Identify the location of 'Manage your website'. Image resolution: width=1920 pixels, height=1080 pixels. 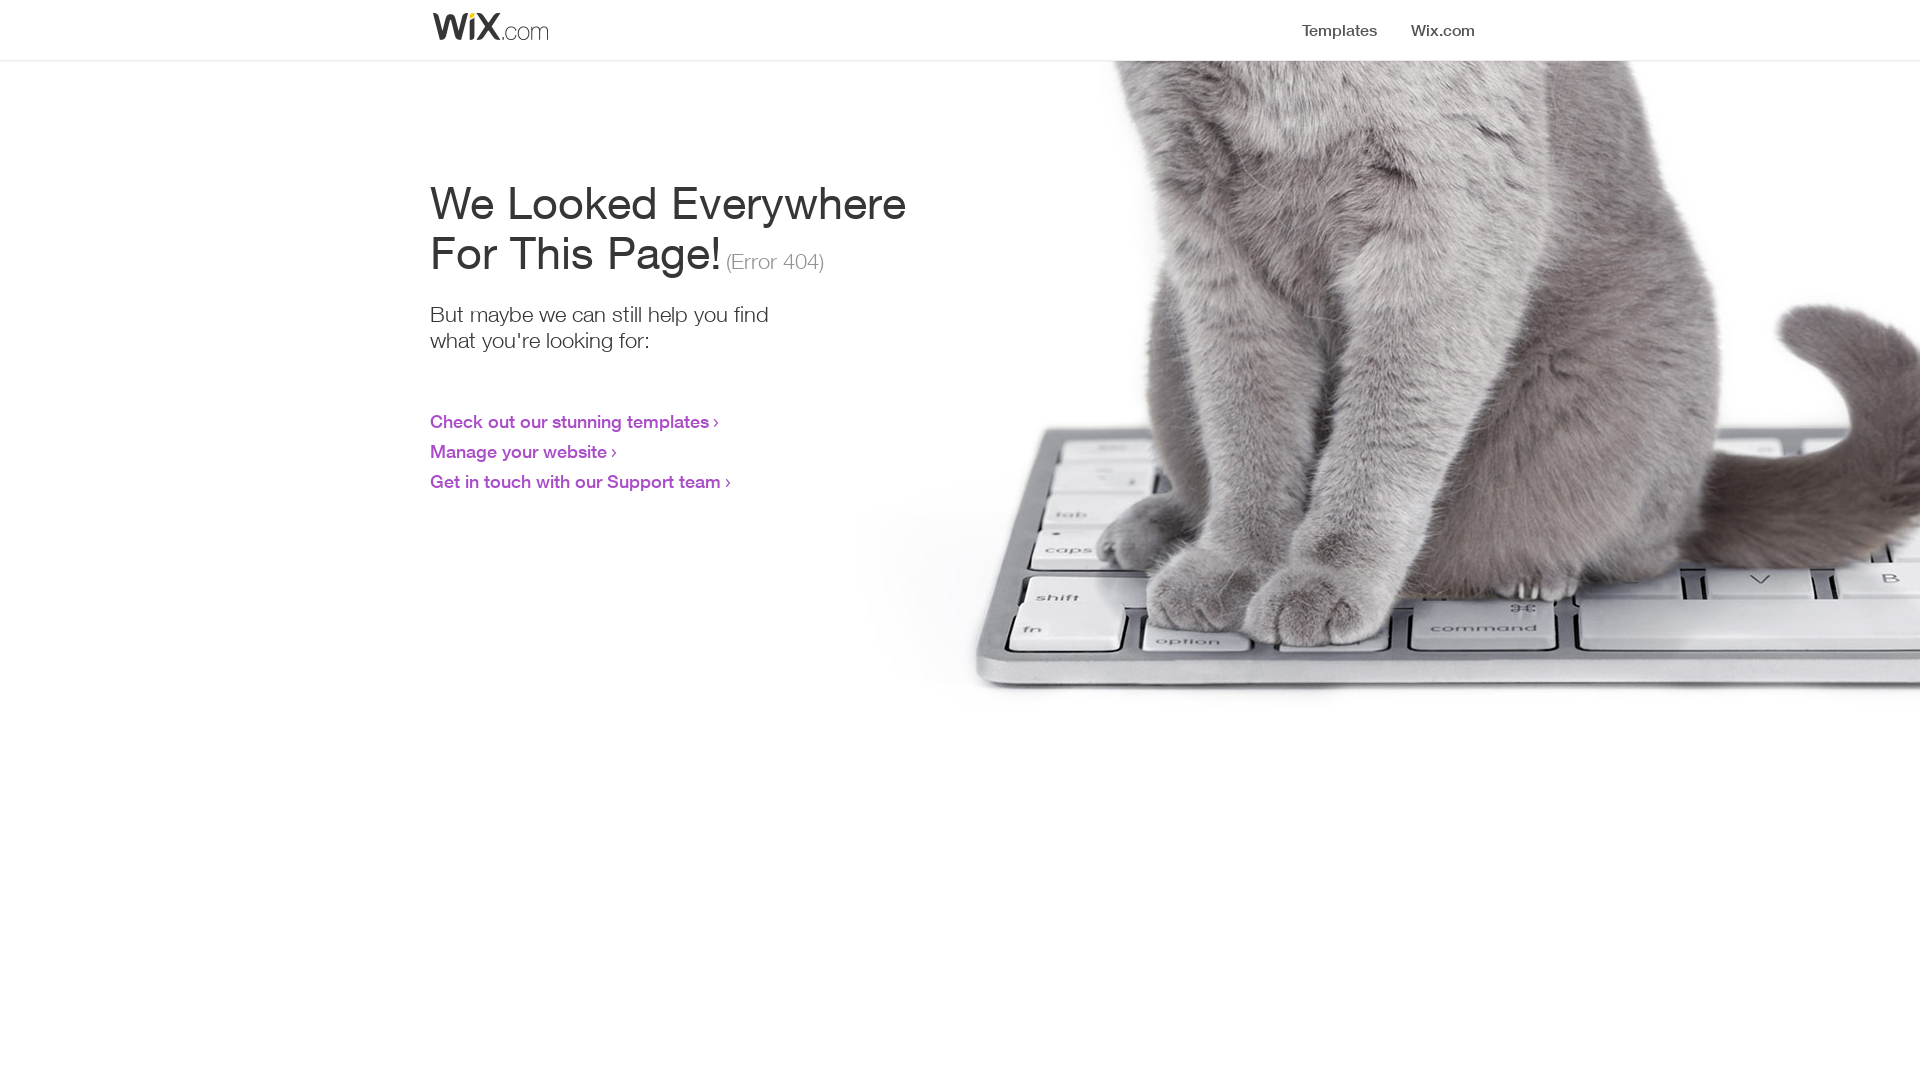
(518, 451).